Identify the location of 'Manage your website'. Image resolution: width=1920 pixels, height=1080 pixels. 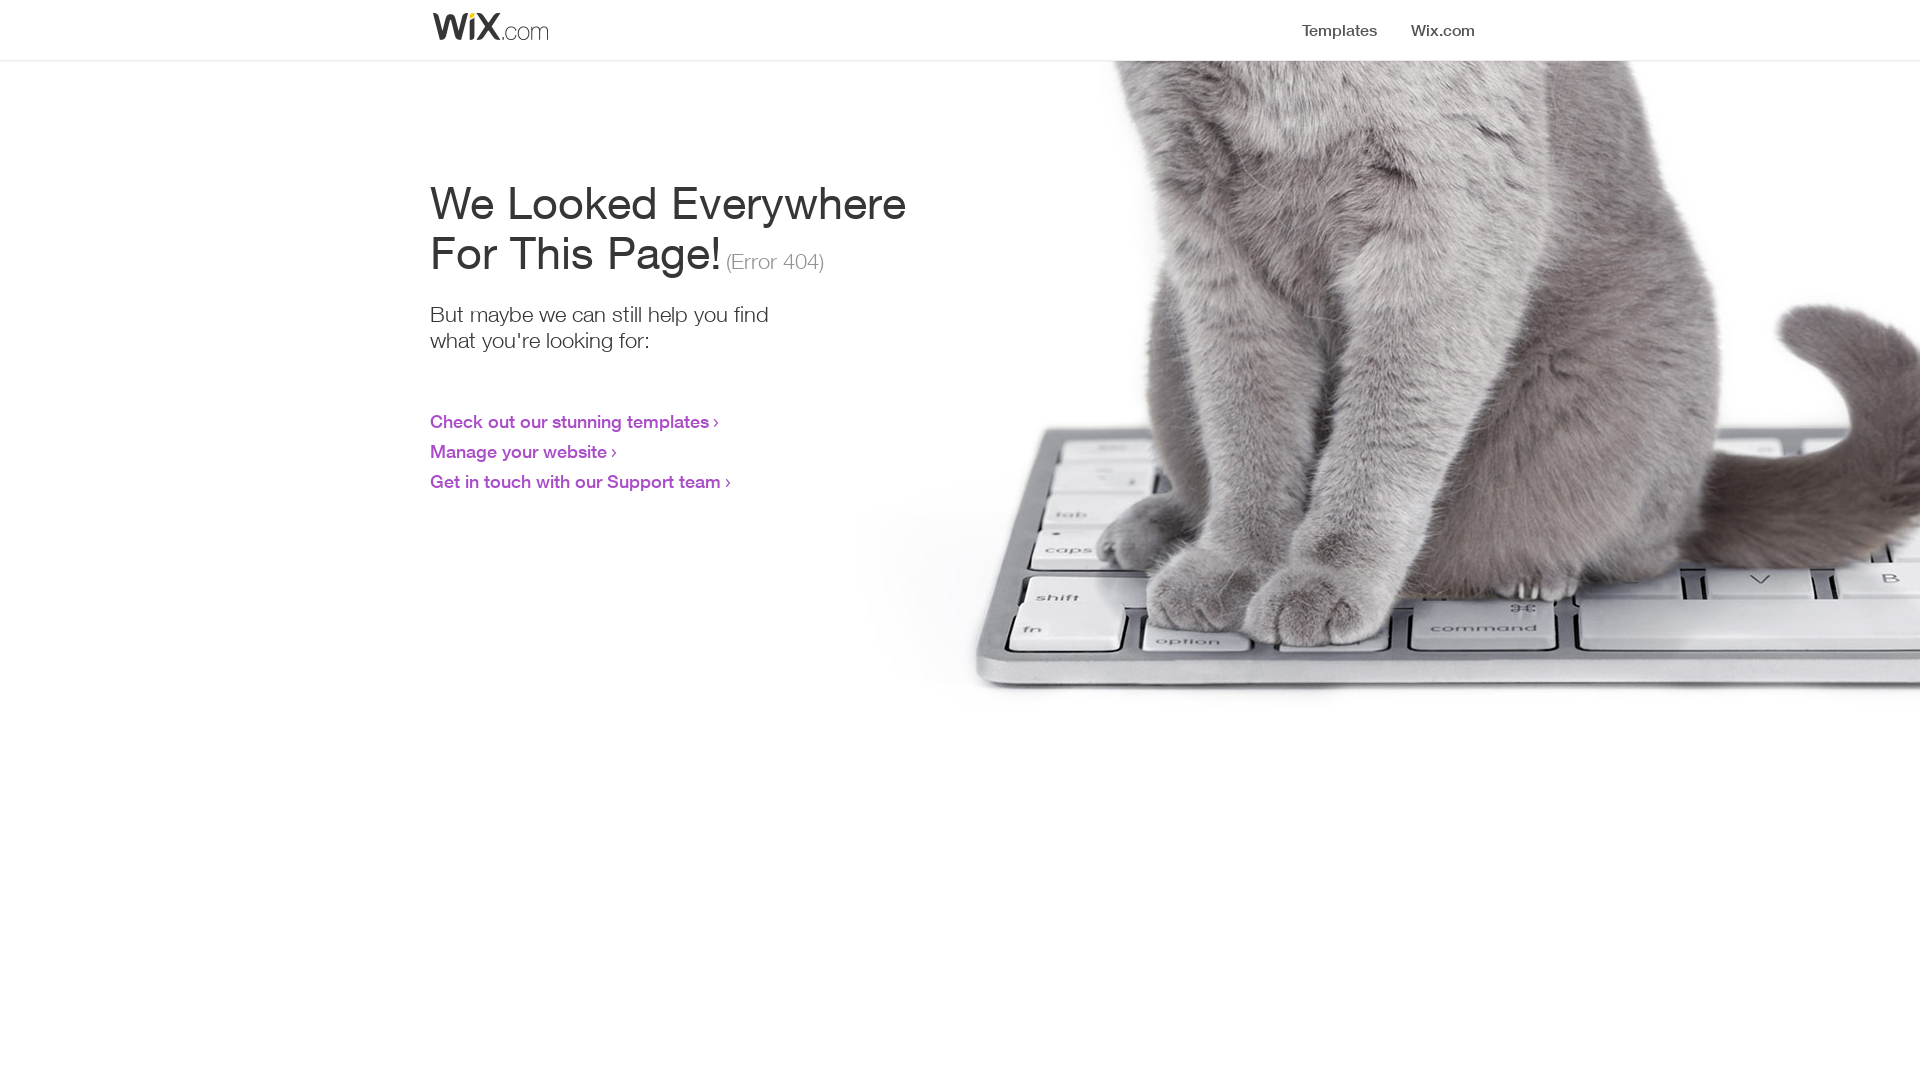
(518, 451).